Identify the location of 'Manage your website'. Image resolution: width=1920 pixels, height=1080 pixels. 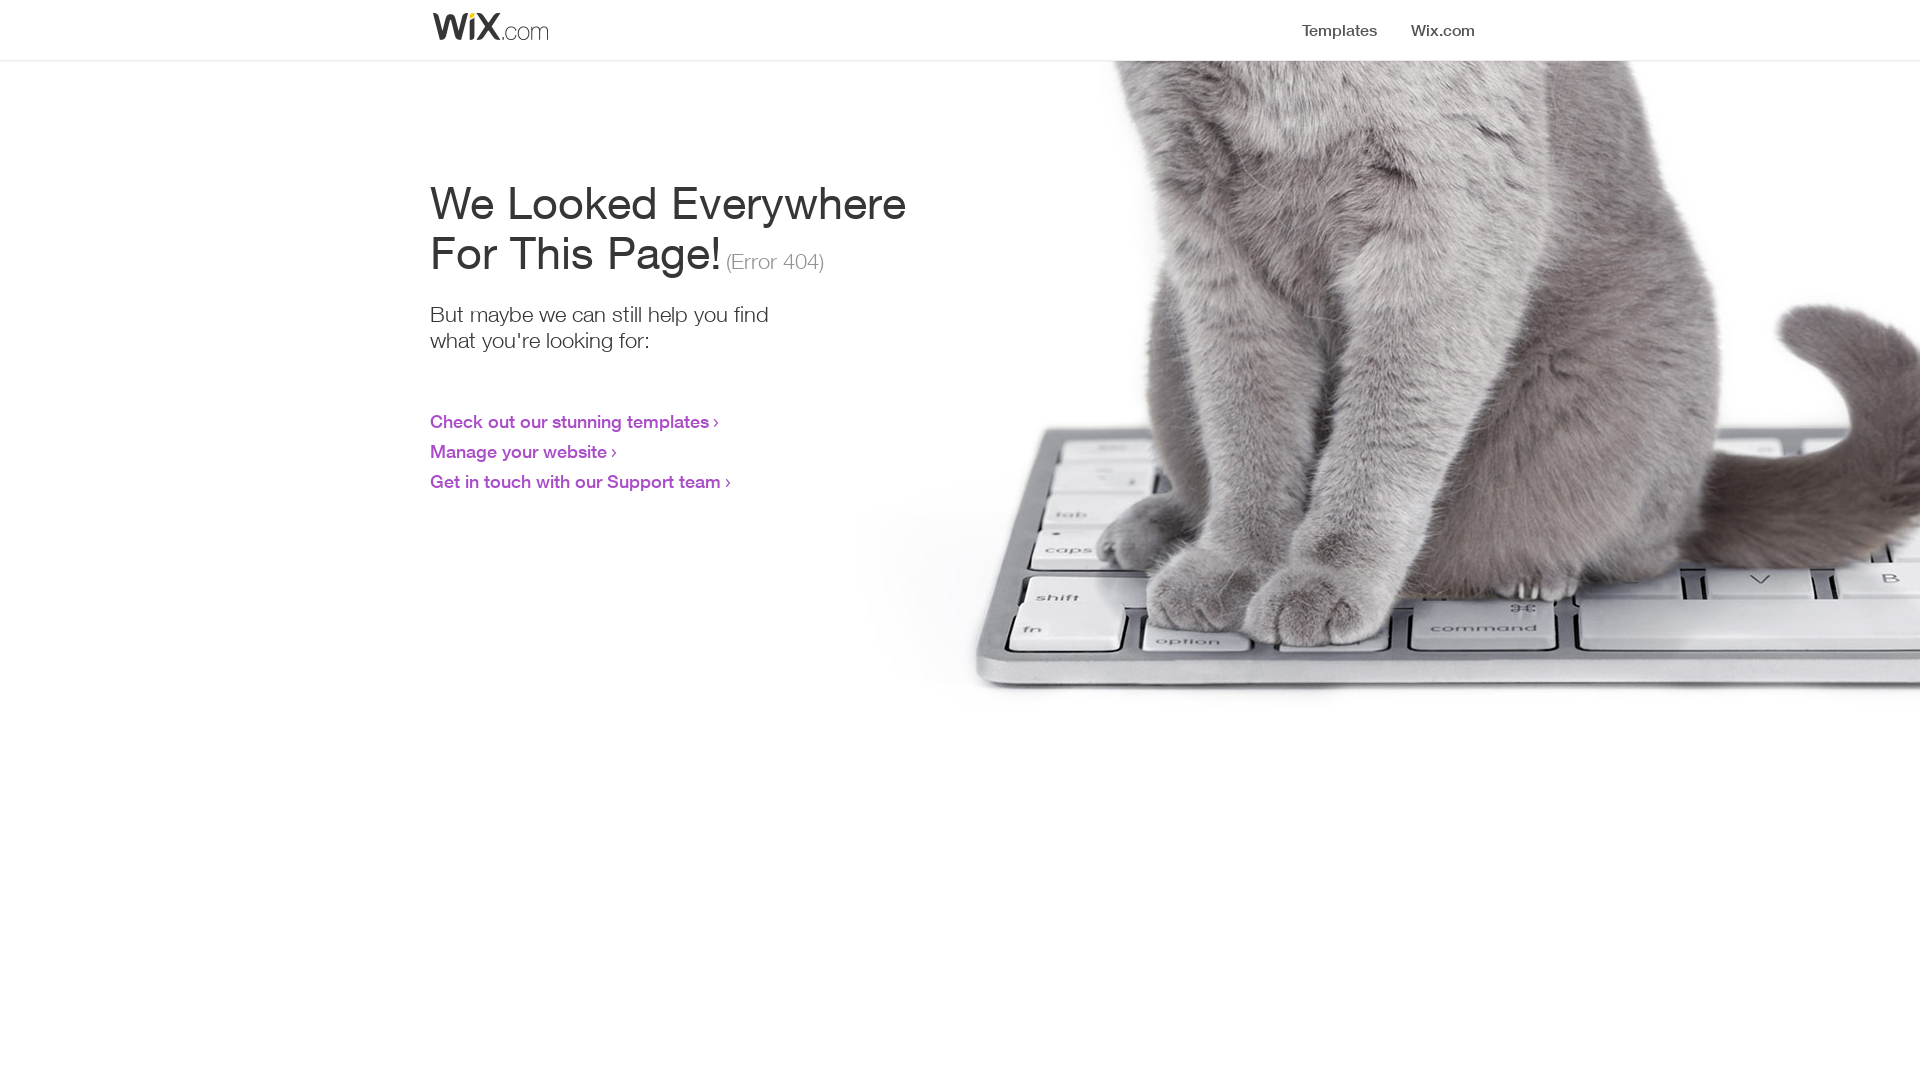
(518, 451).